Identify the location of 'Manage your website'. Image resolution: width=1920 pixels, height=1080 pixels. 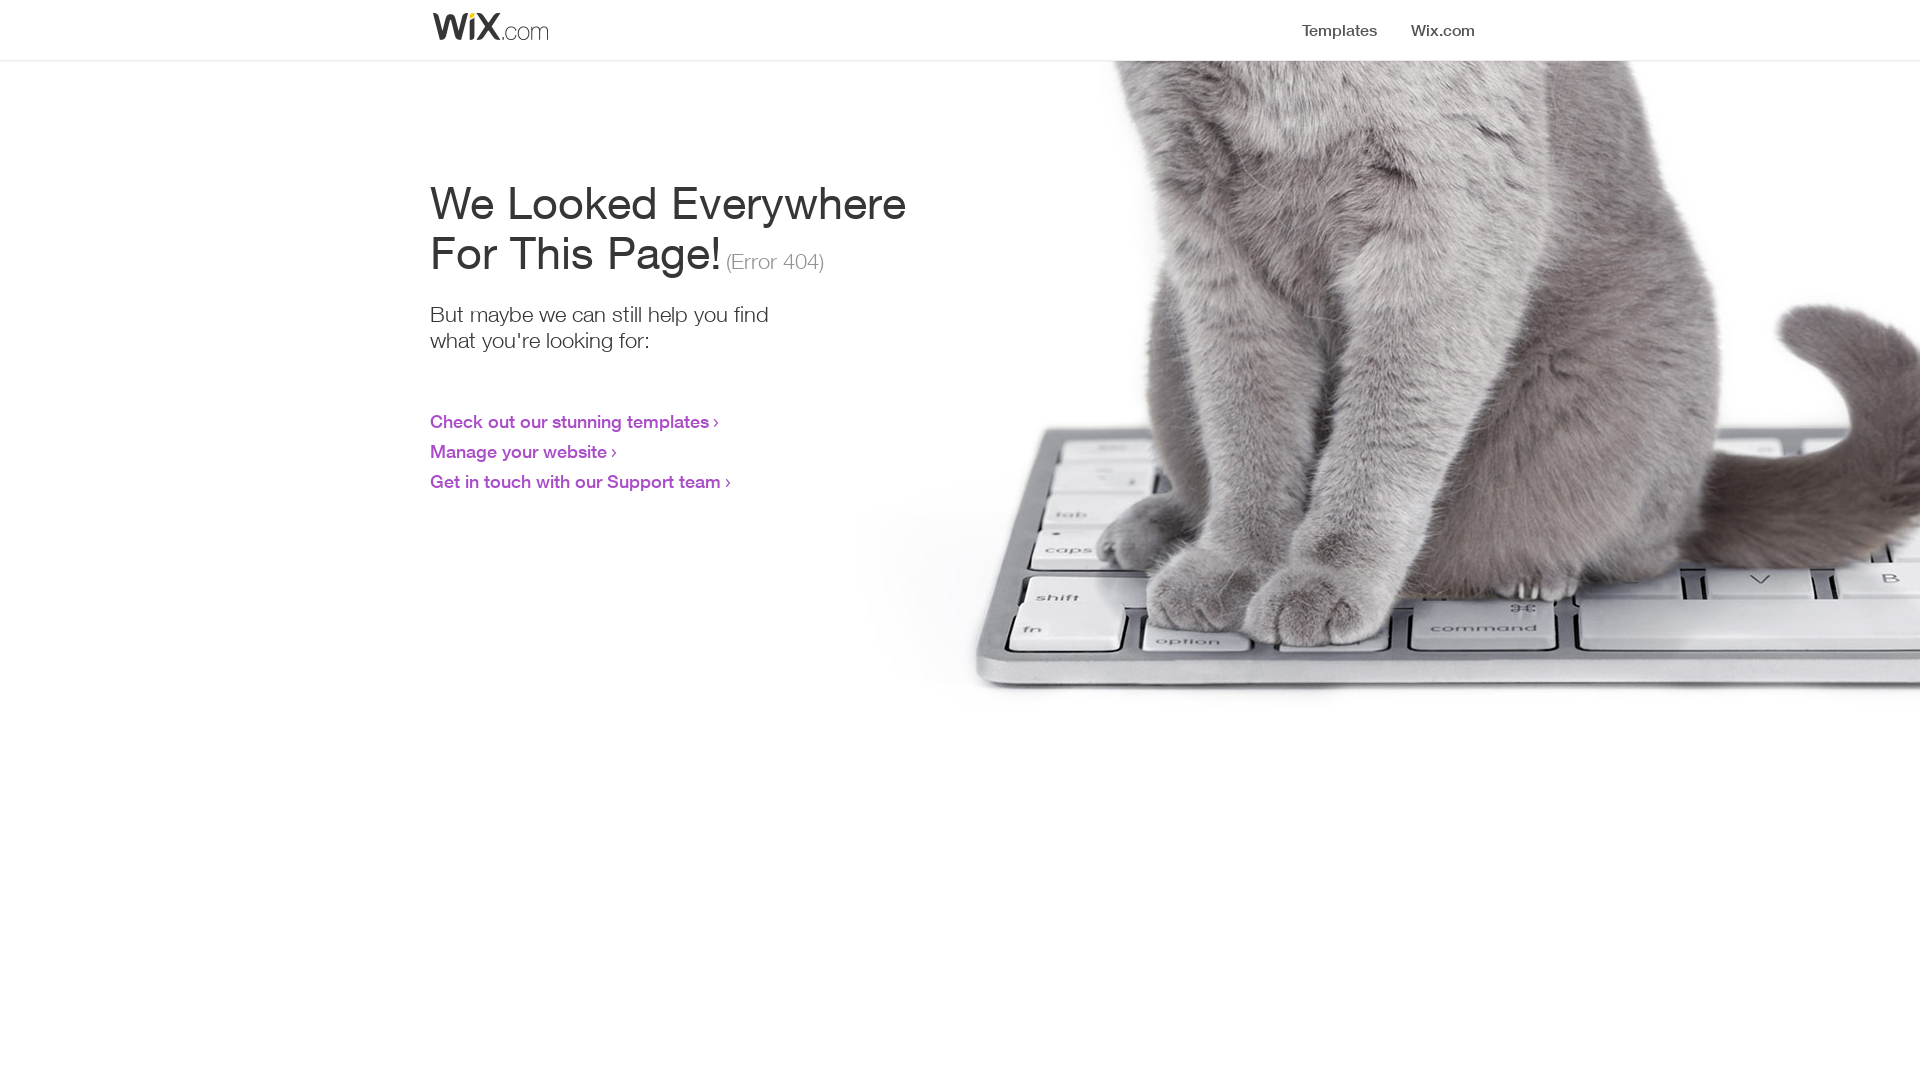
(518, 451).